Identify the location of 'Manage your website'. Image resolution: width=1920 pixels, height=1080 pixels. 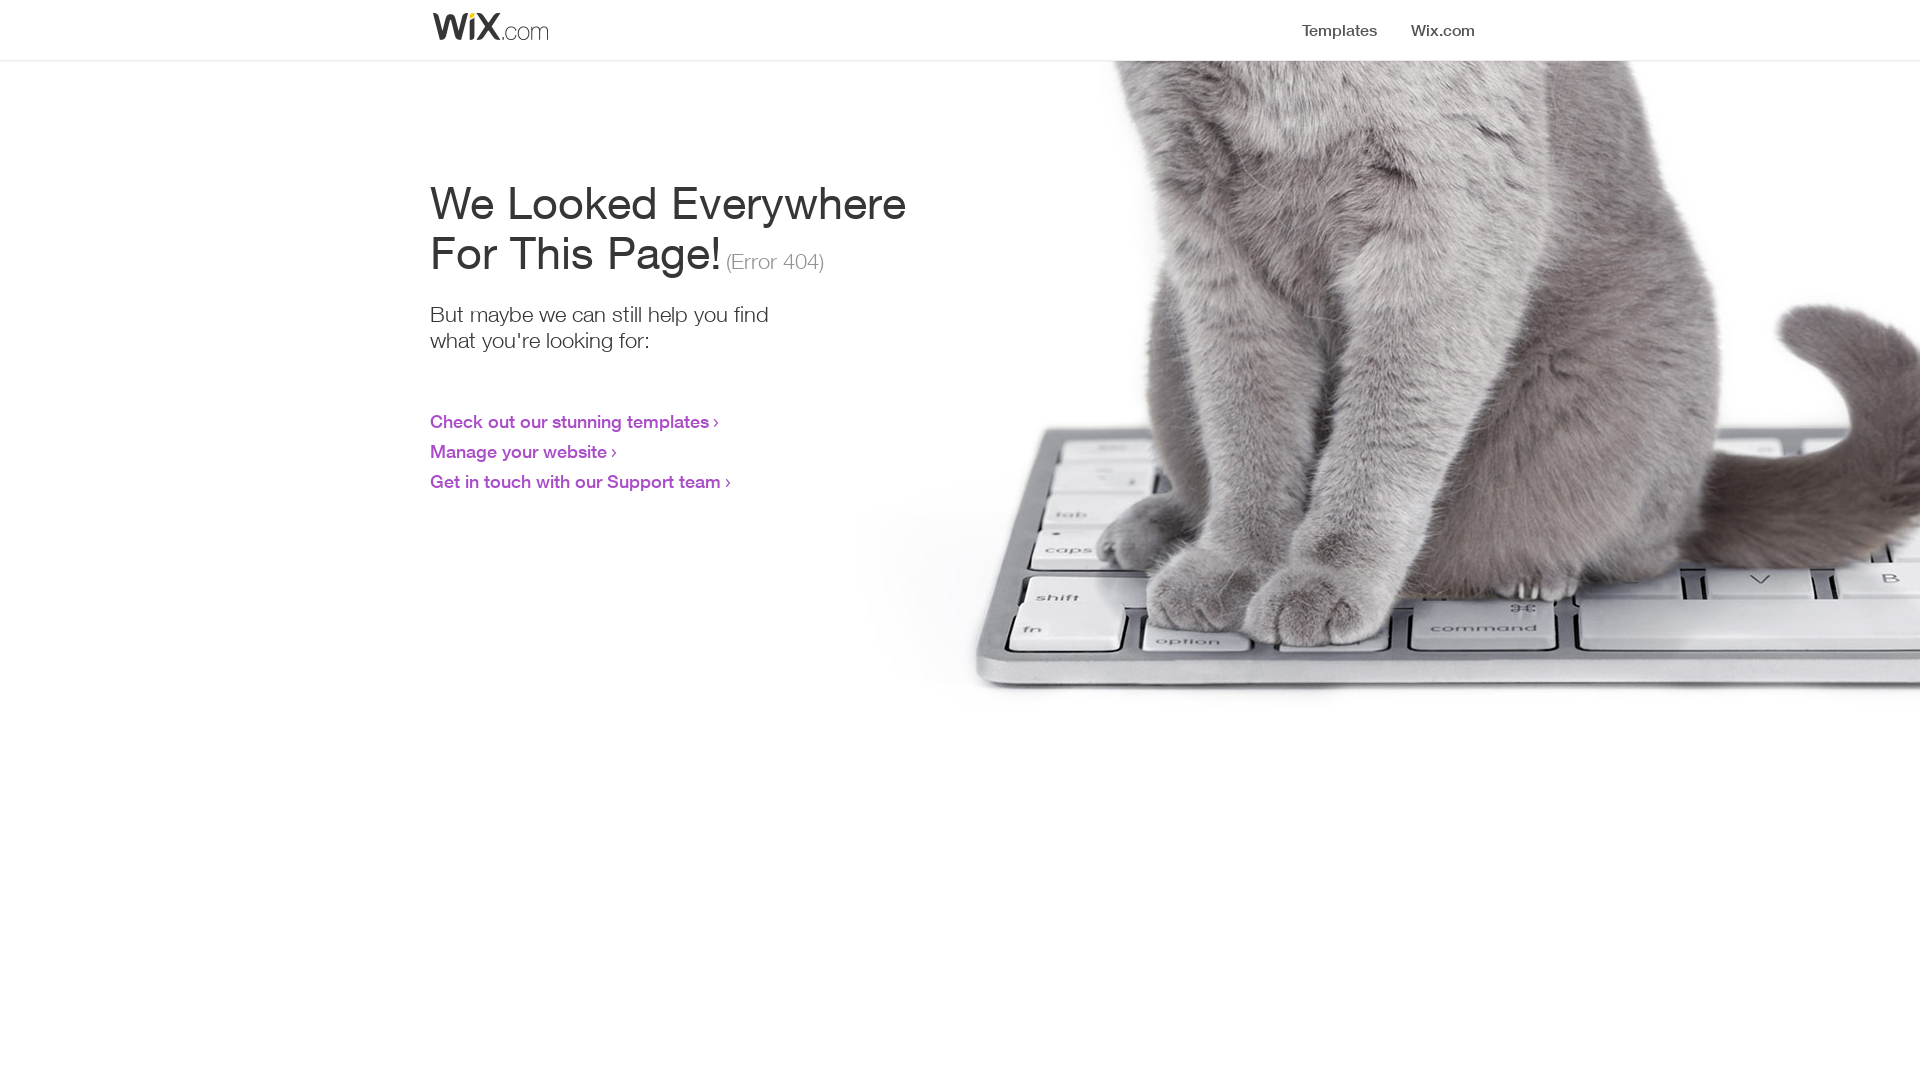
(518, 451).